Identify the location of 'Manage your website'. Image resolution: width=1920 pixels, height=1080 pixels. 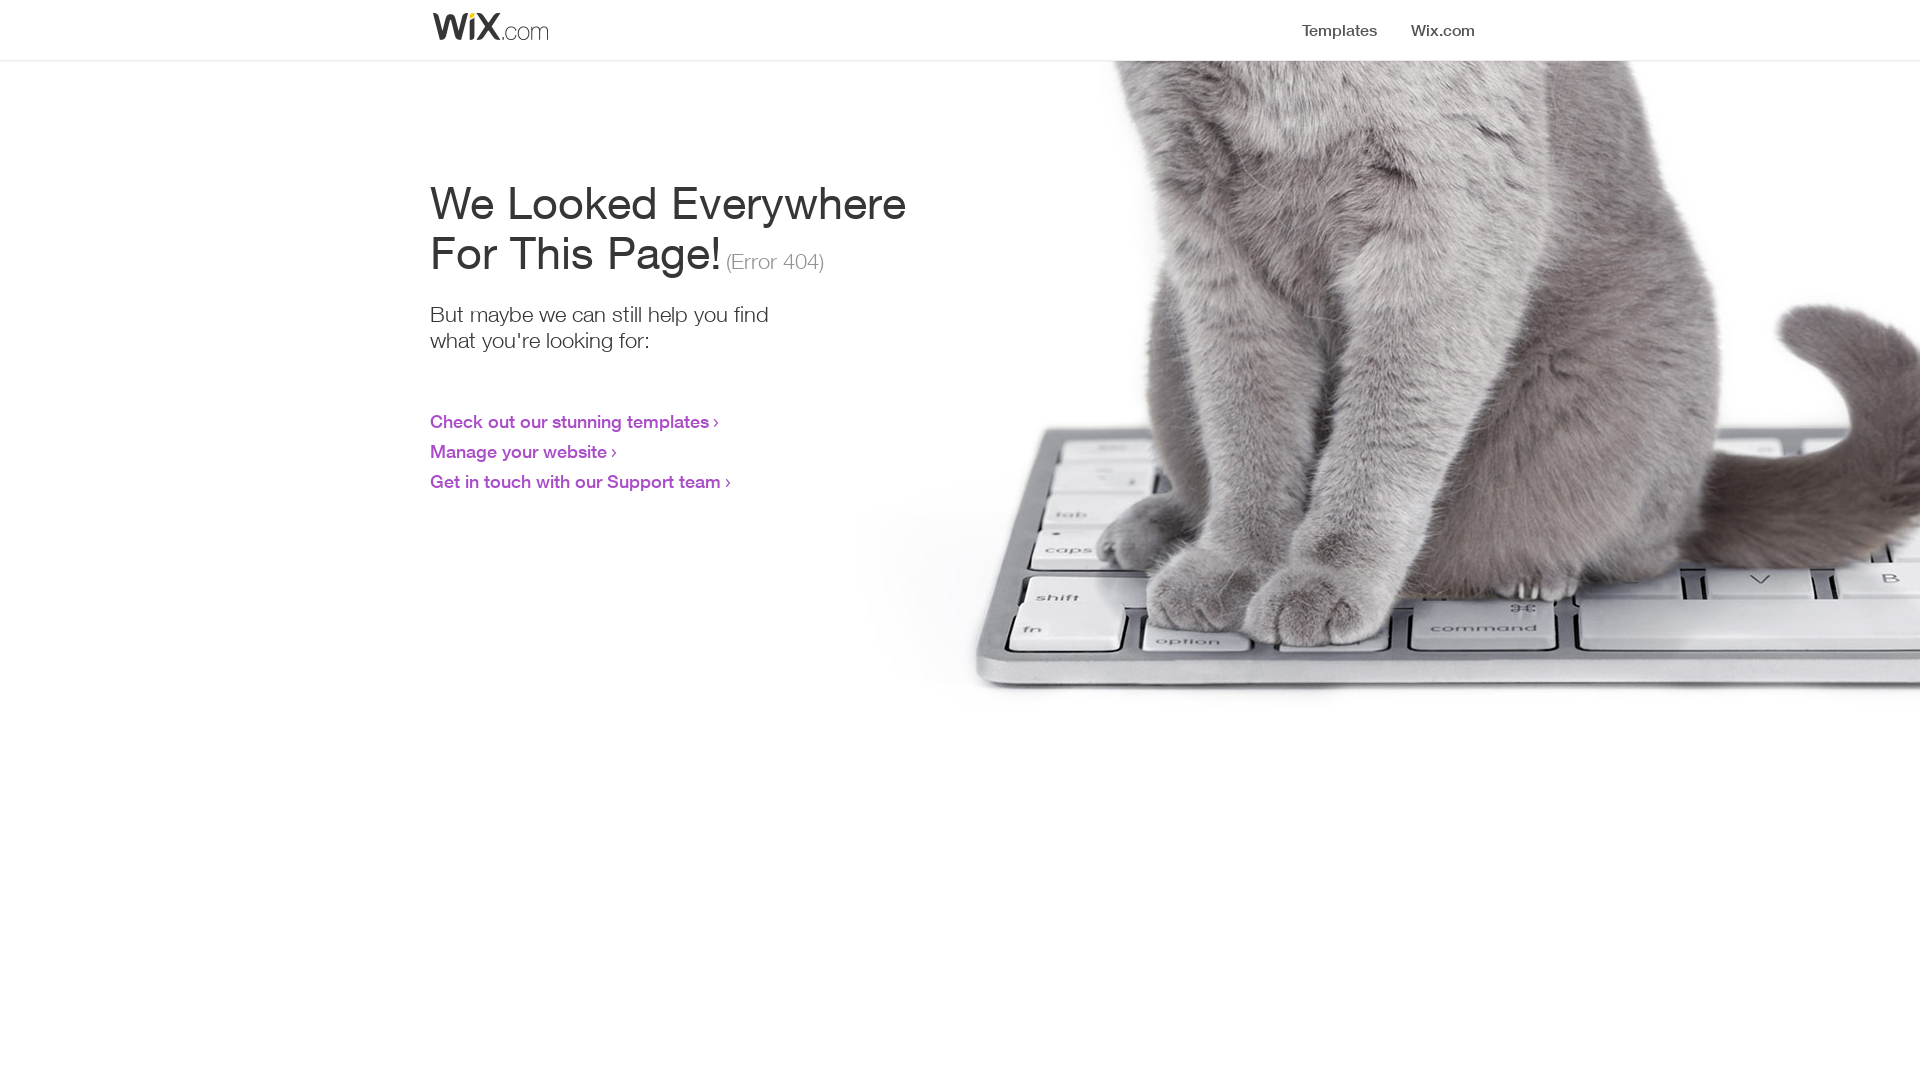
(518, 451).